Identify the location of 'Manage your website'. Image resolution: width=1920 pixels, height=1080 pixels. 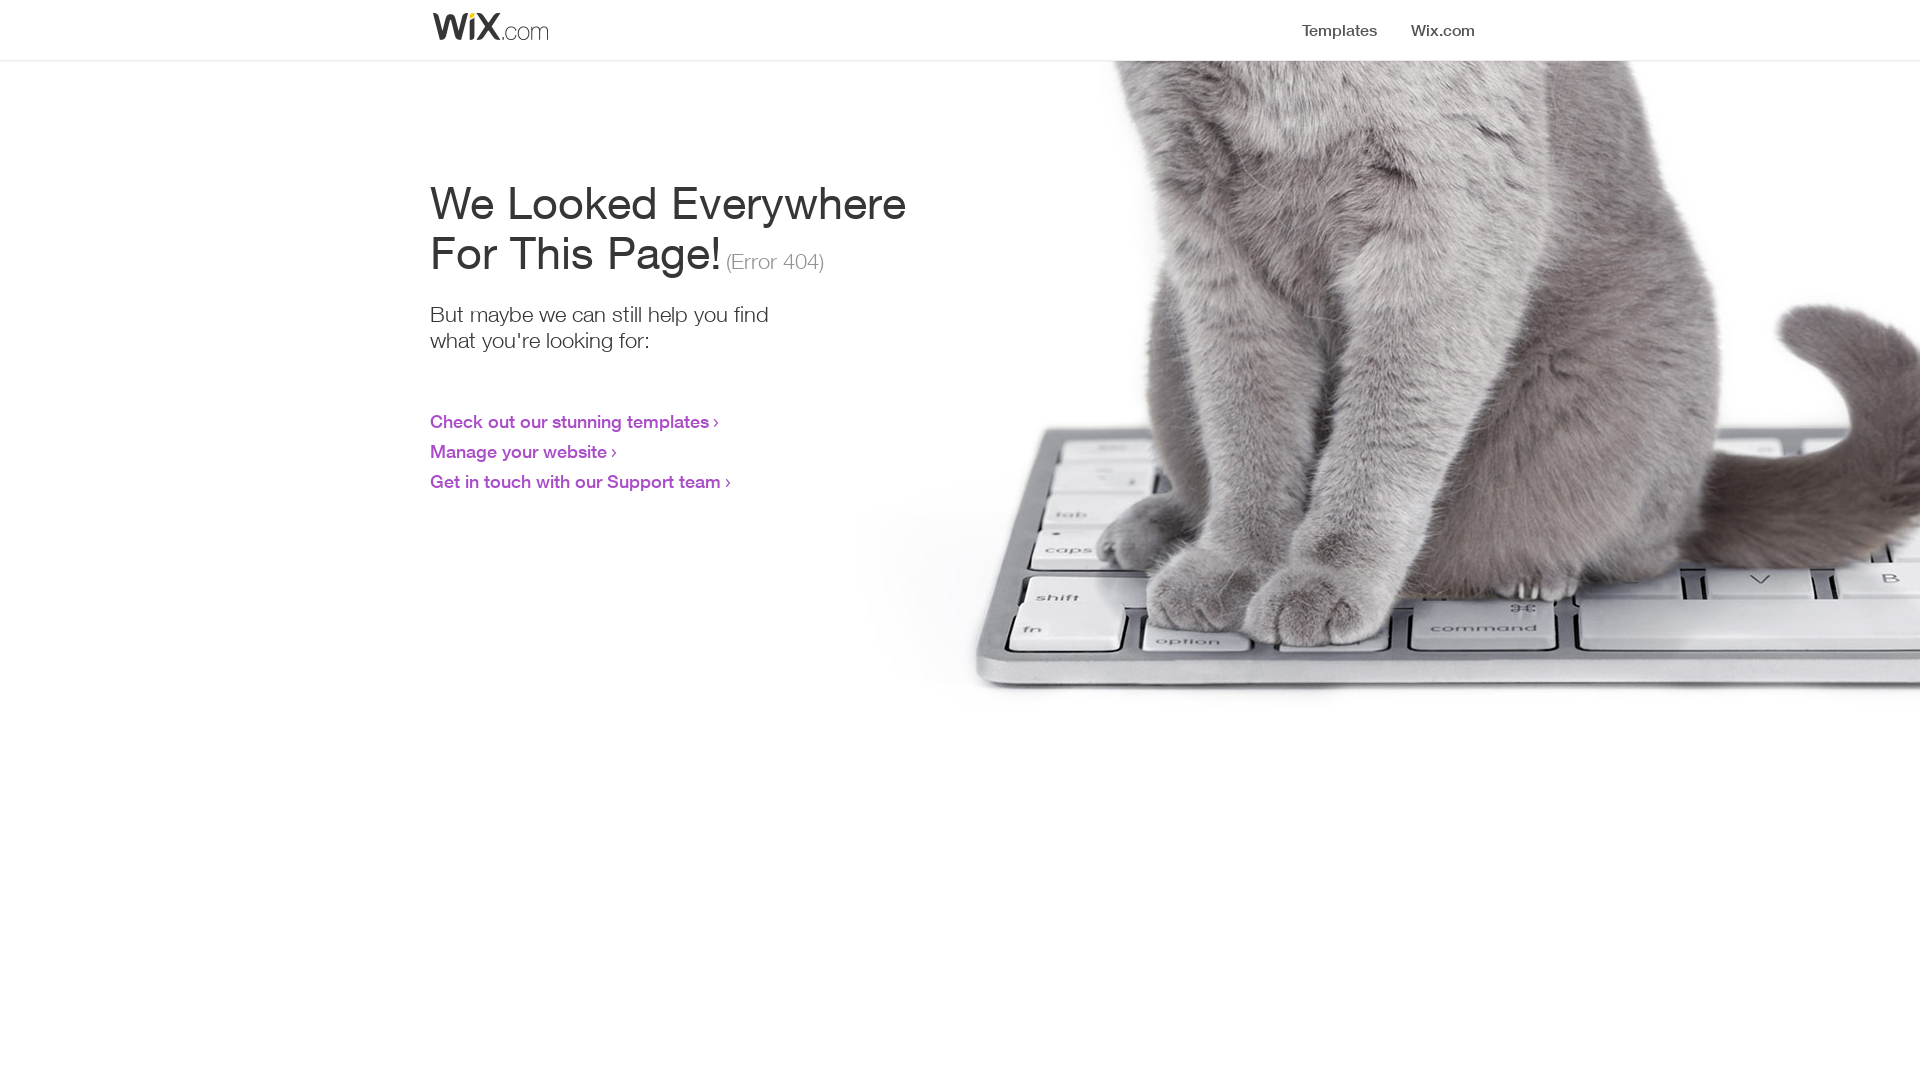
(518, 451).